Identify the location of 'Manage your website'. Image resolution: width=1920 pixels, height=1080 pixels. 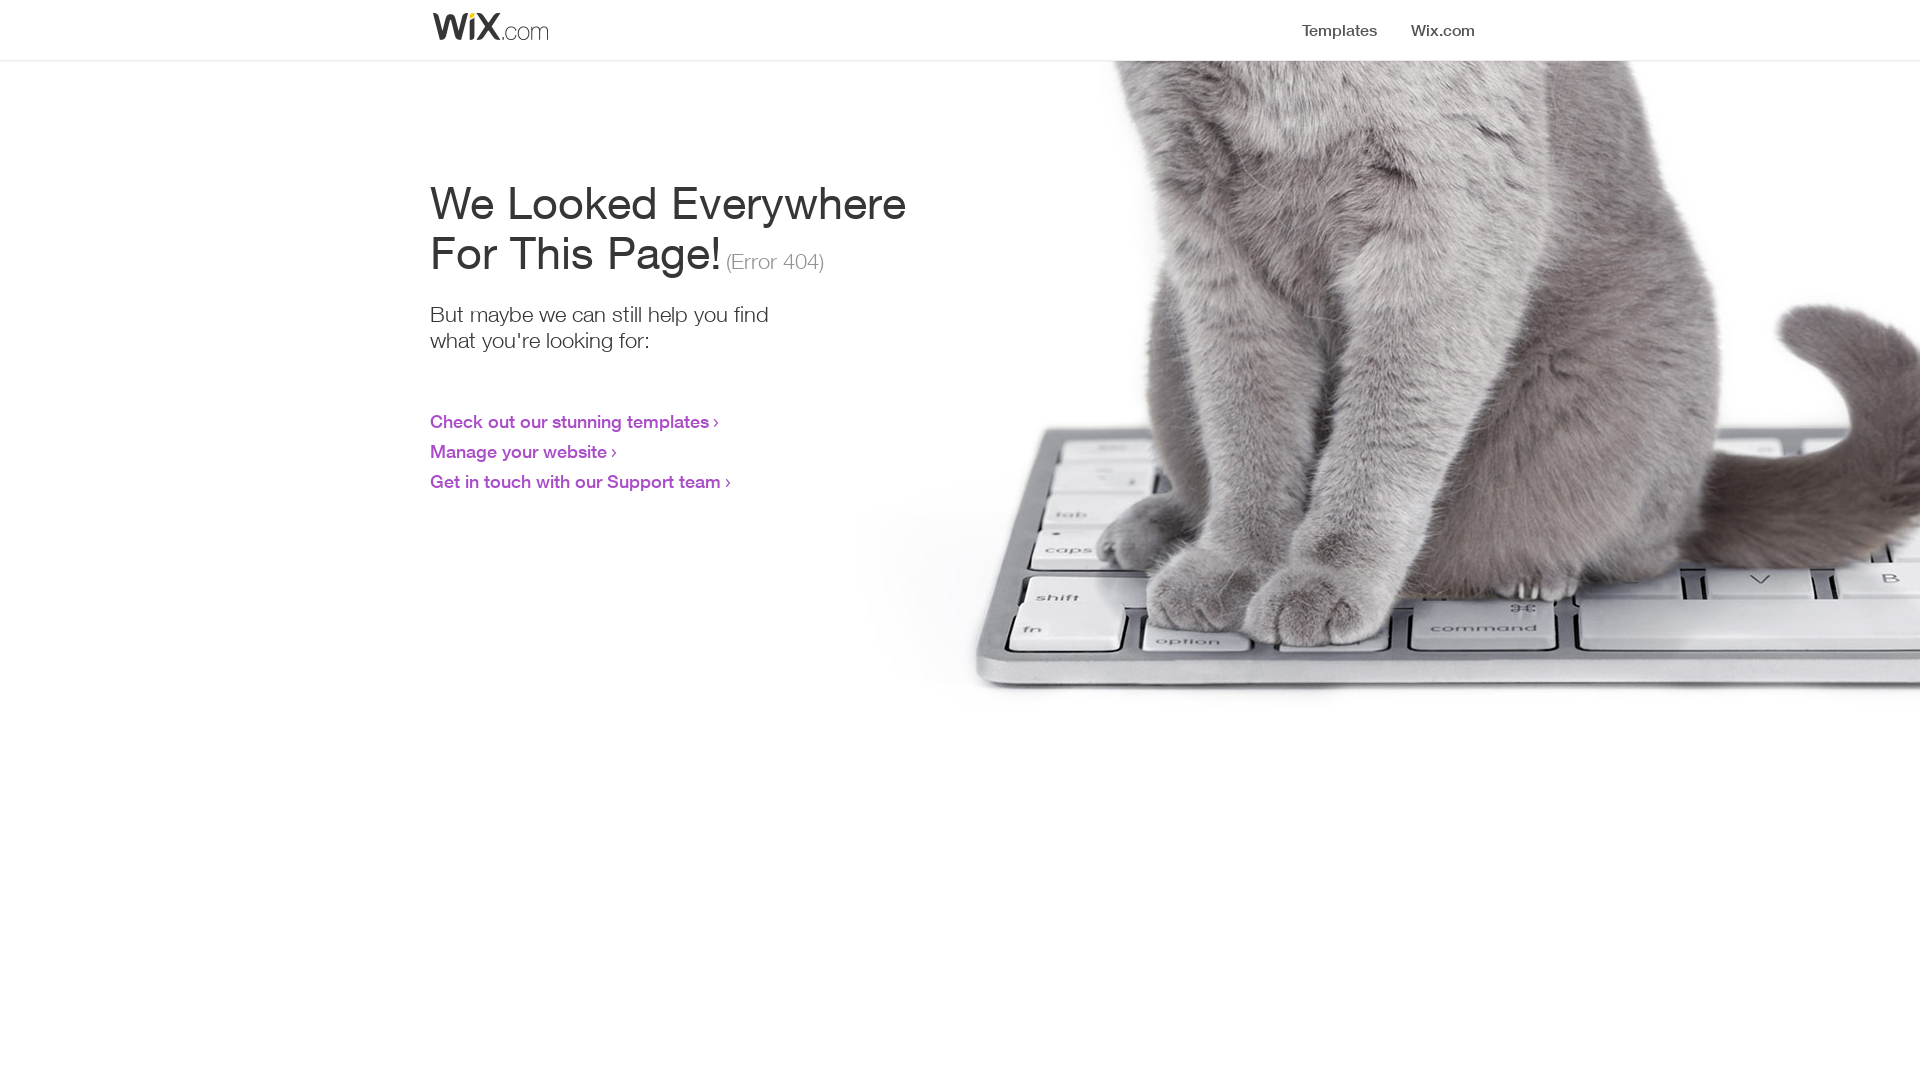
(518, 451).